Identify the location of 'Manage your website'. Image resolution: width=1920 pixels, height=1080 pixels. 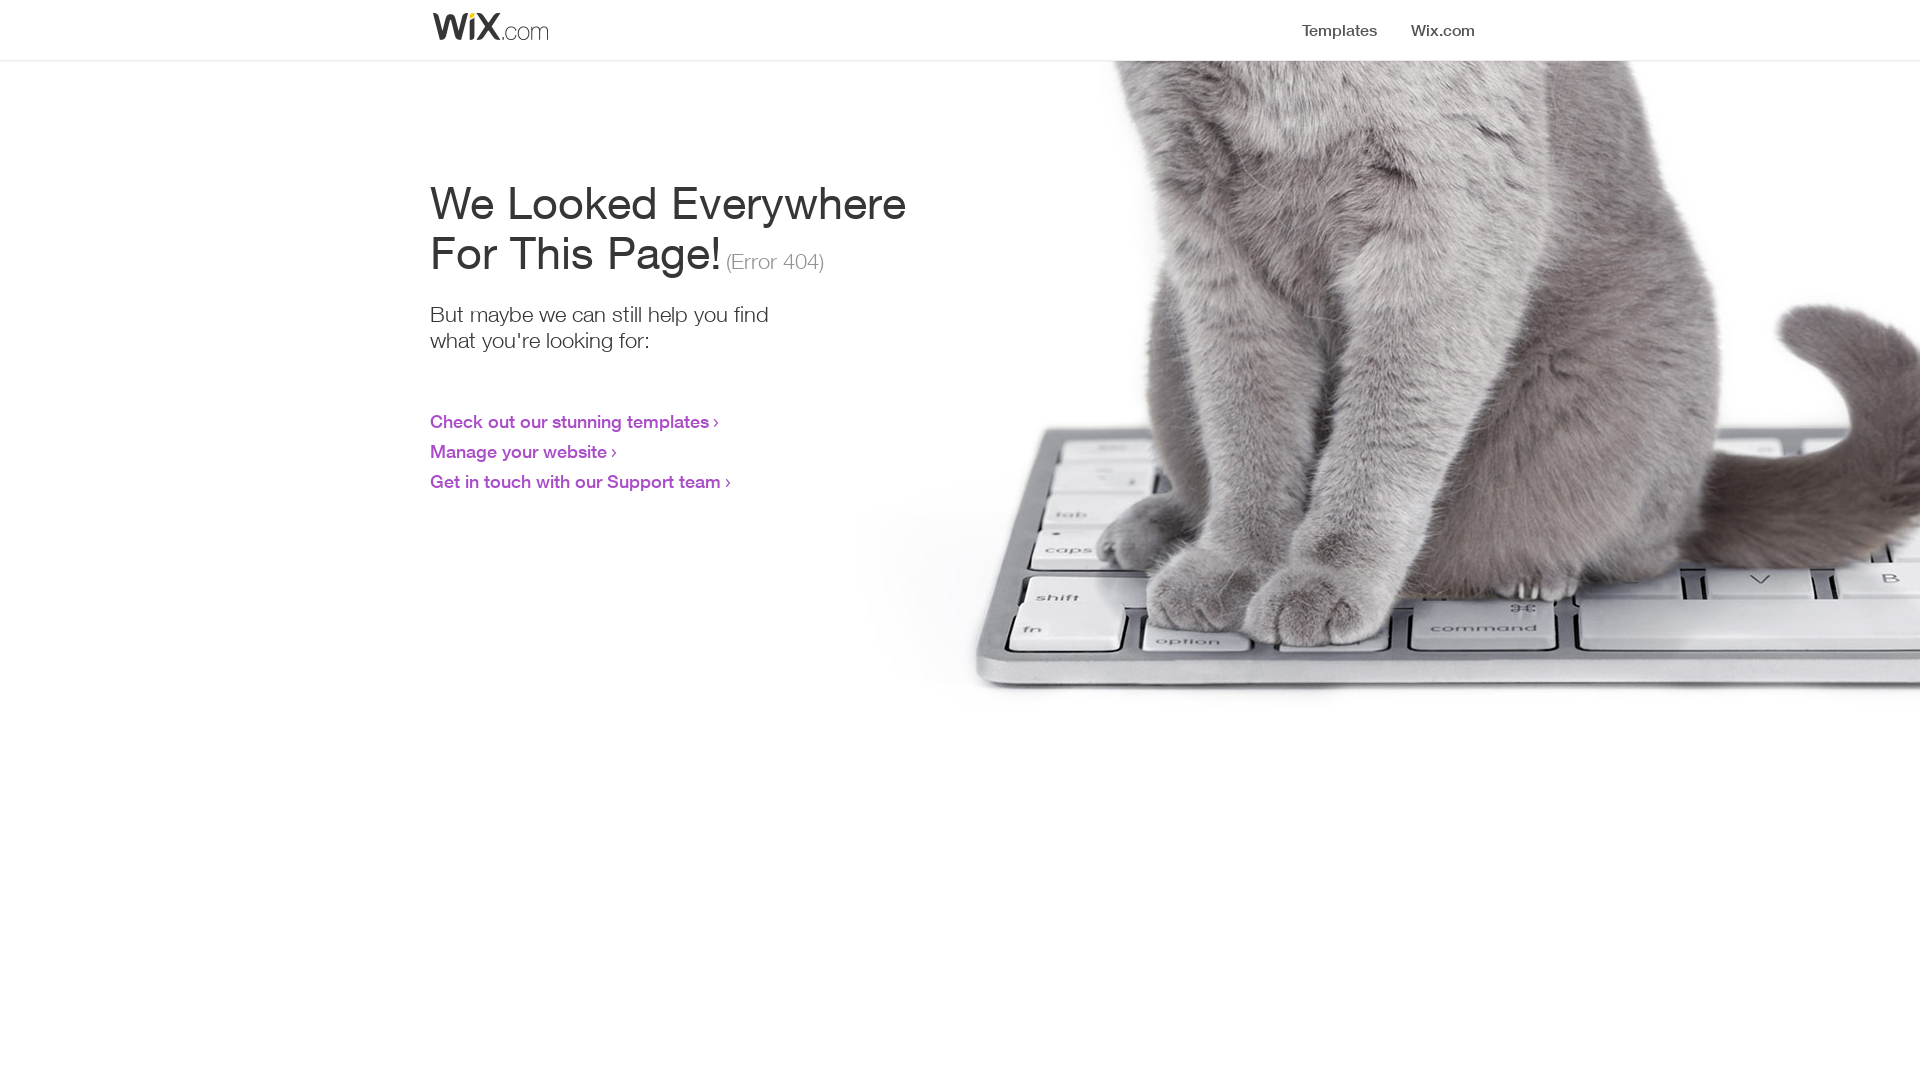
(518, 451).